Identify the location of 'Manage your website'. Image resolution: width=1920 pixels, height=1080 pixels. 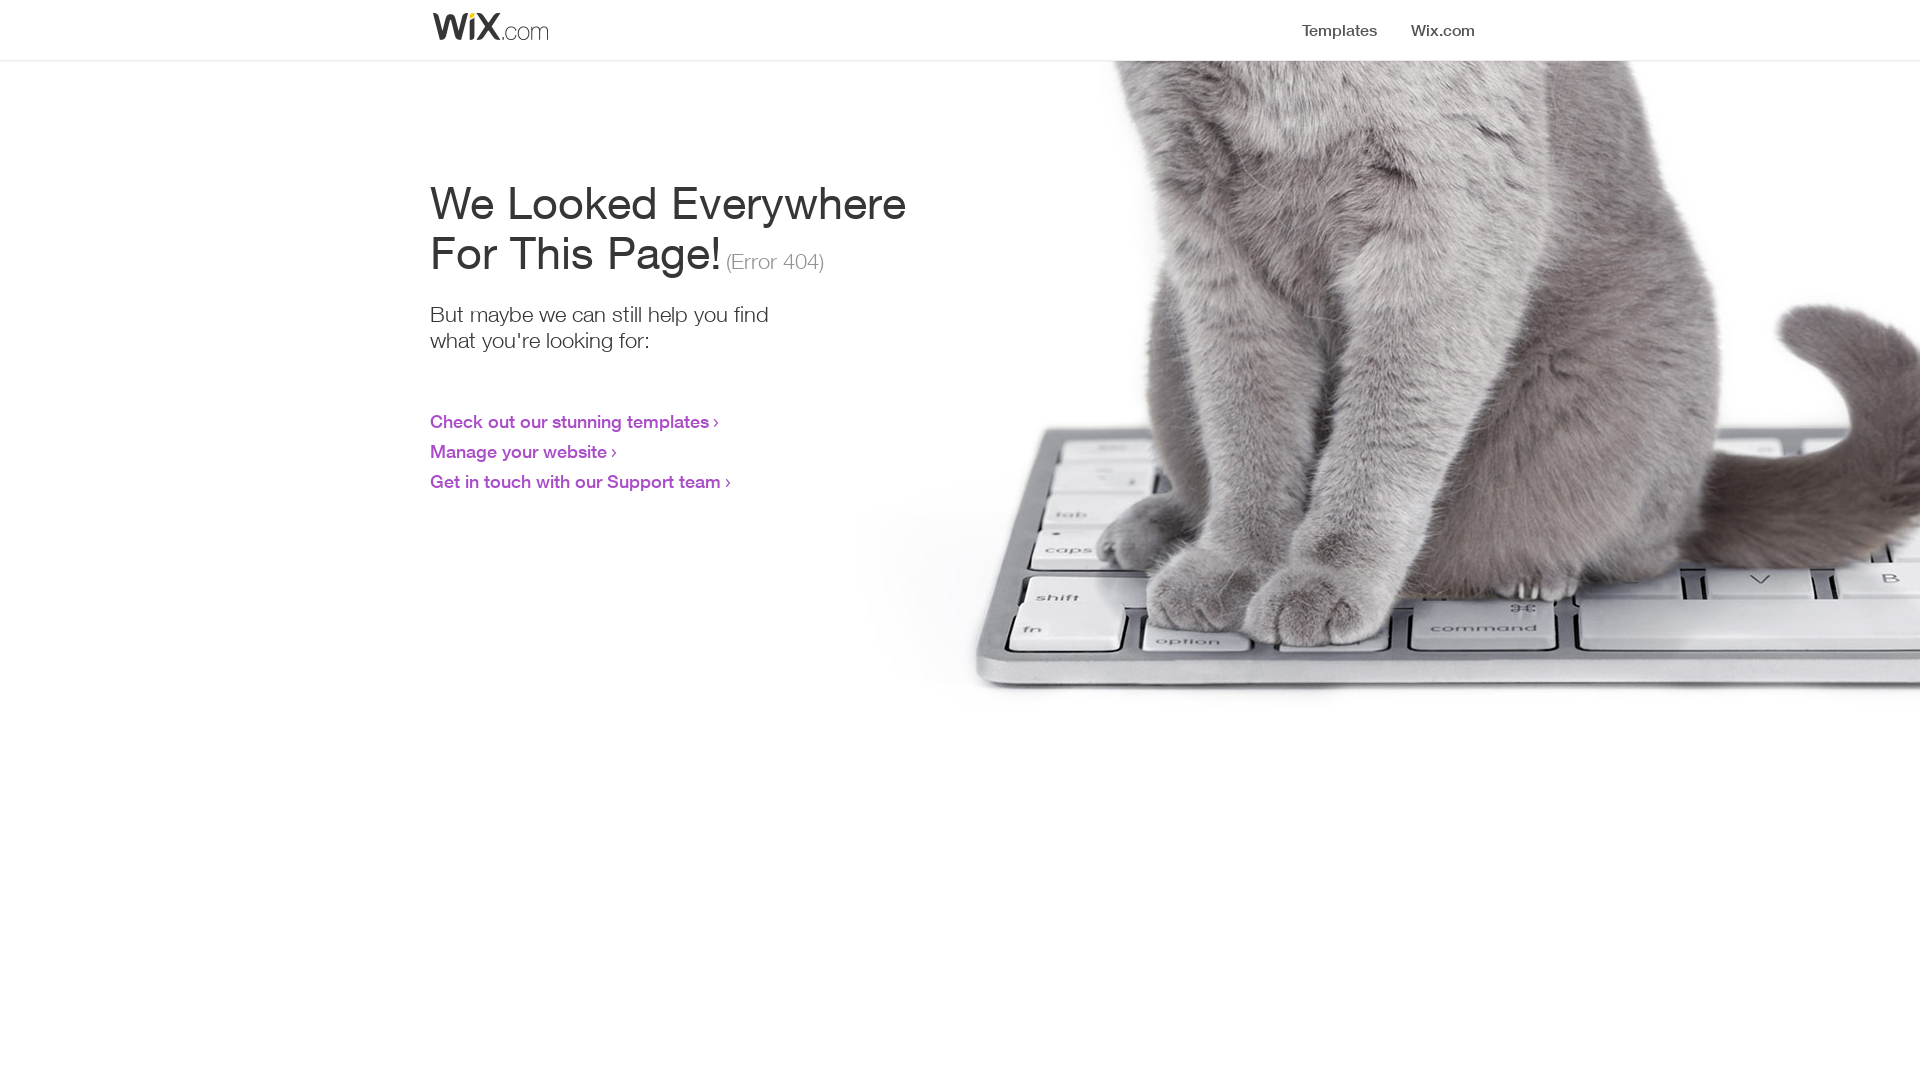
(518, 451).